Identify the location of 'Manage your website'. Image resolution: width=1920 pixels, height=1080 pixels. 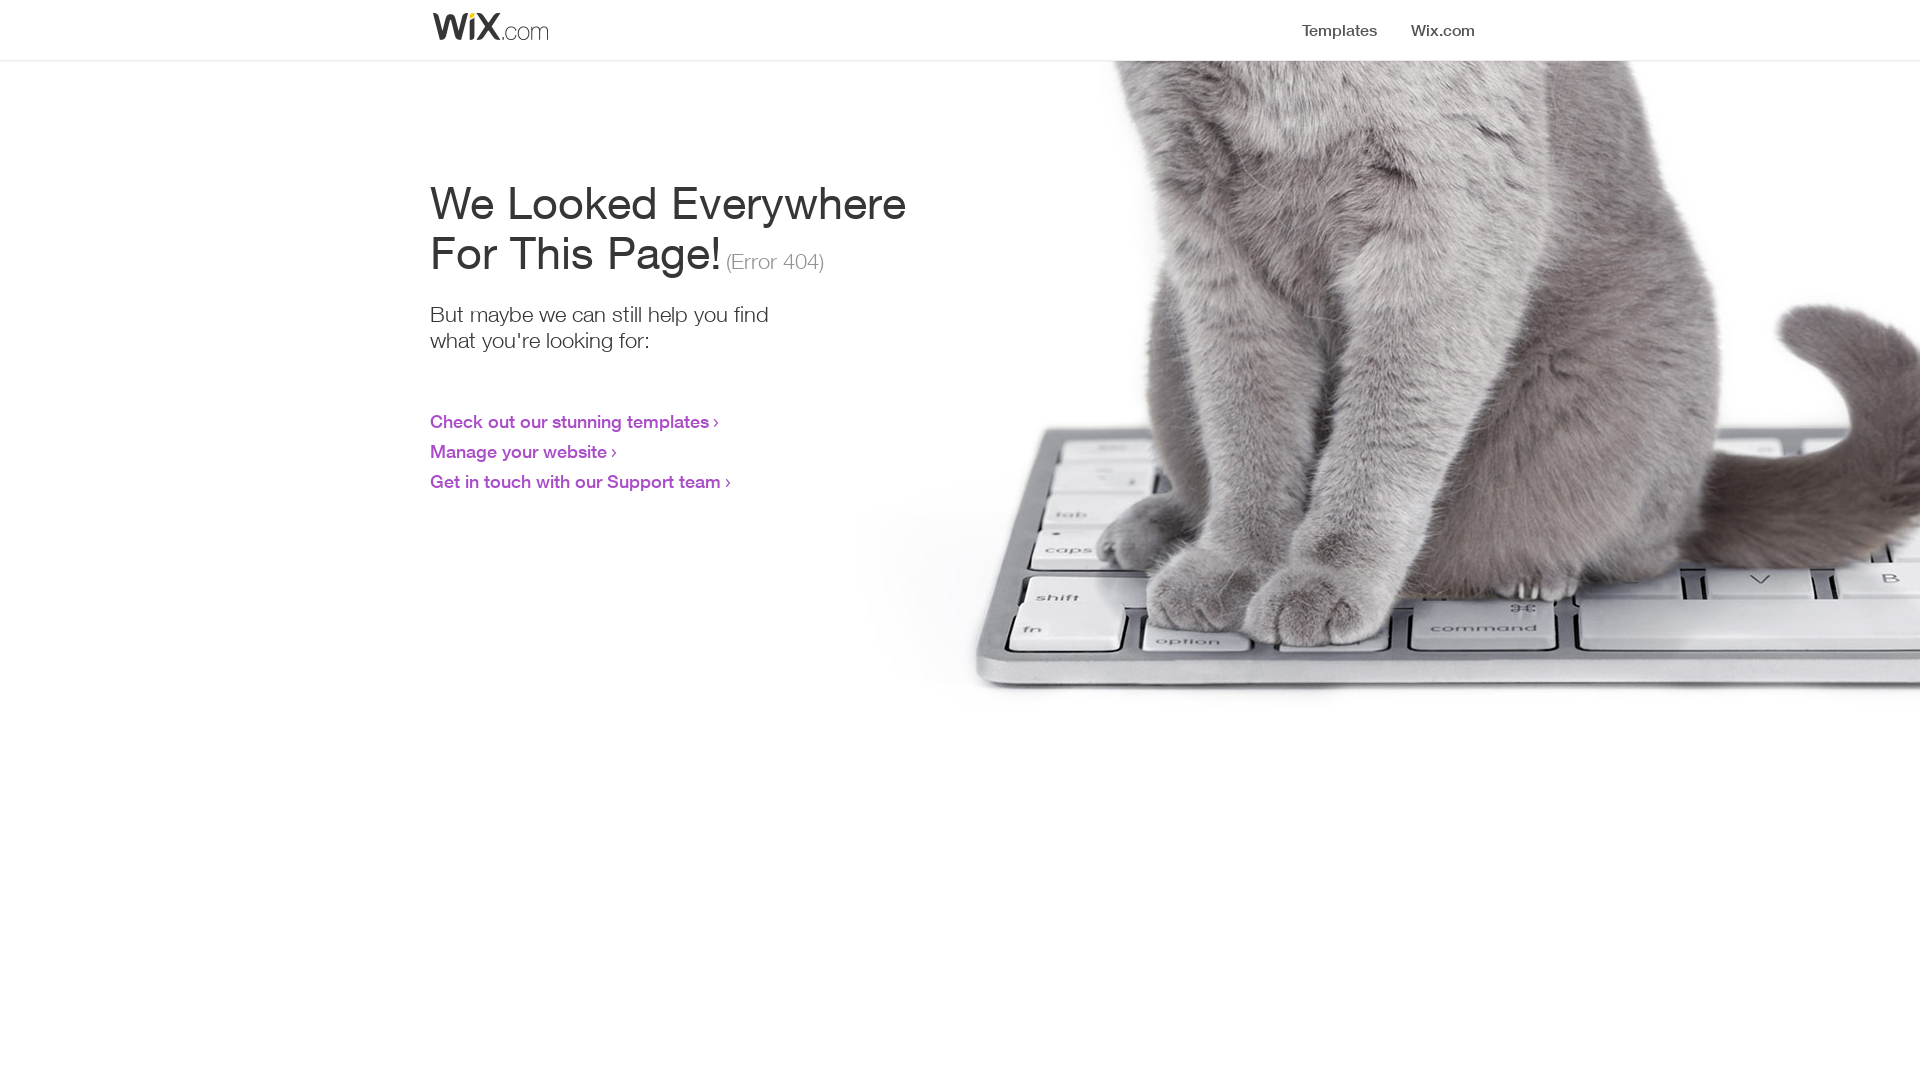
(518, 451).